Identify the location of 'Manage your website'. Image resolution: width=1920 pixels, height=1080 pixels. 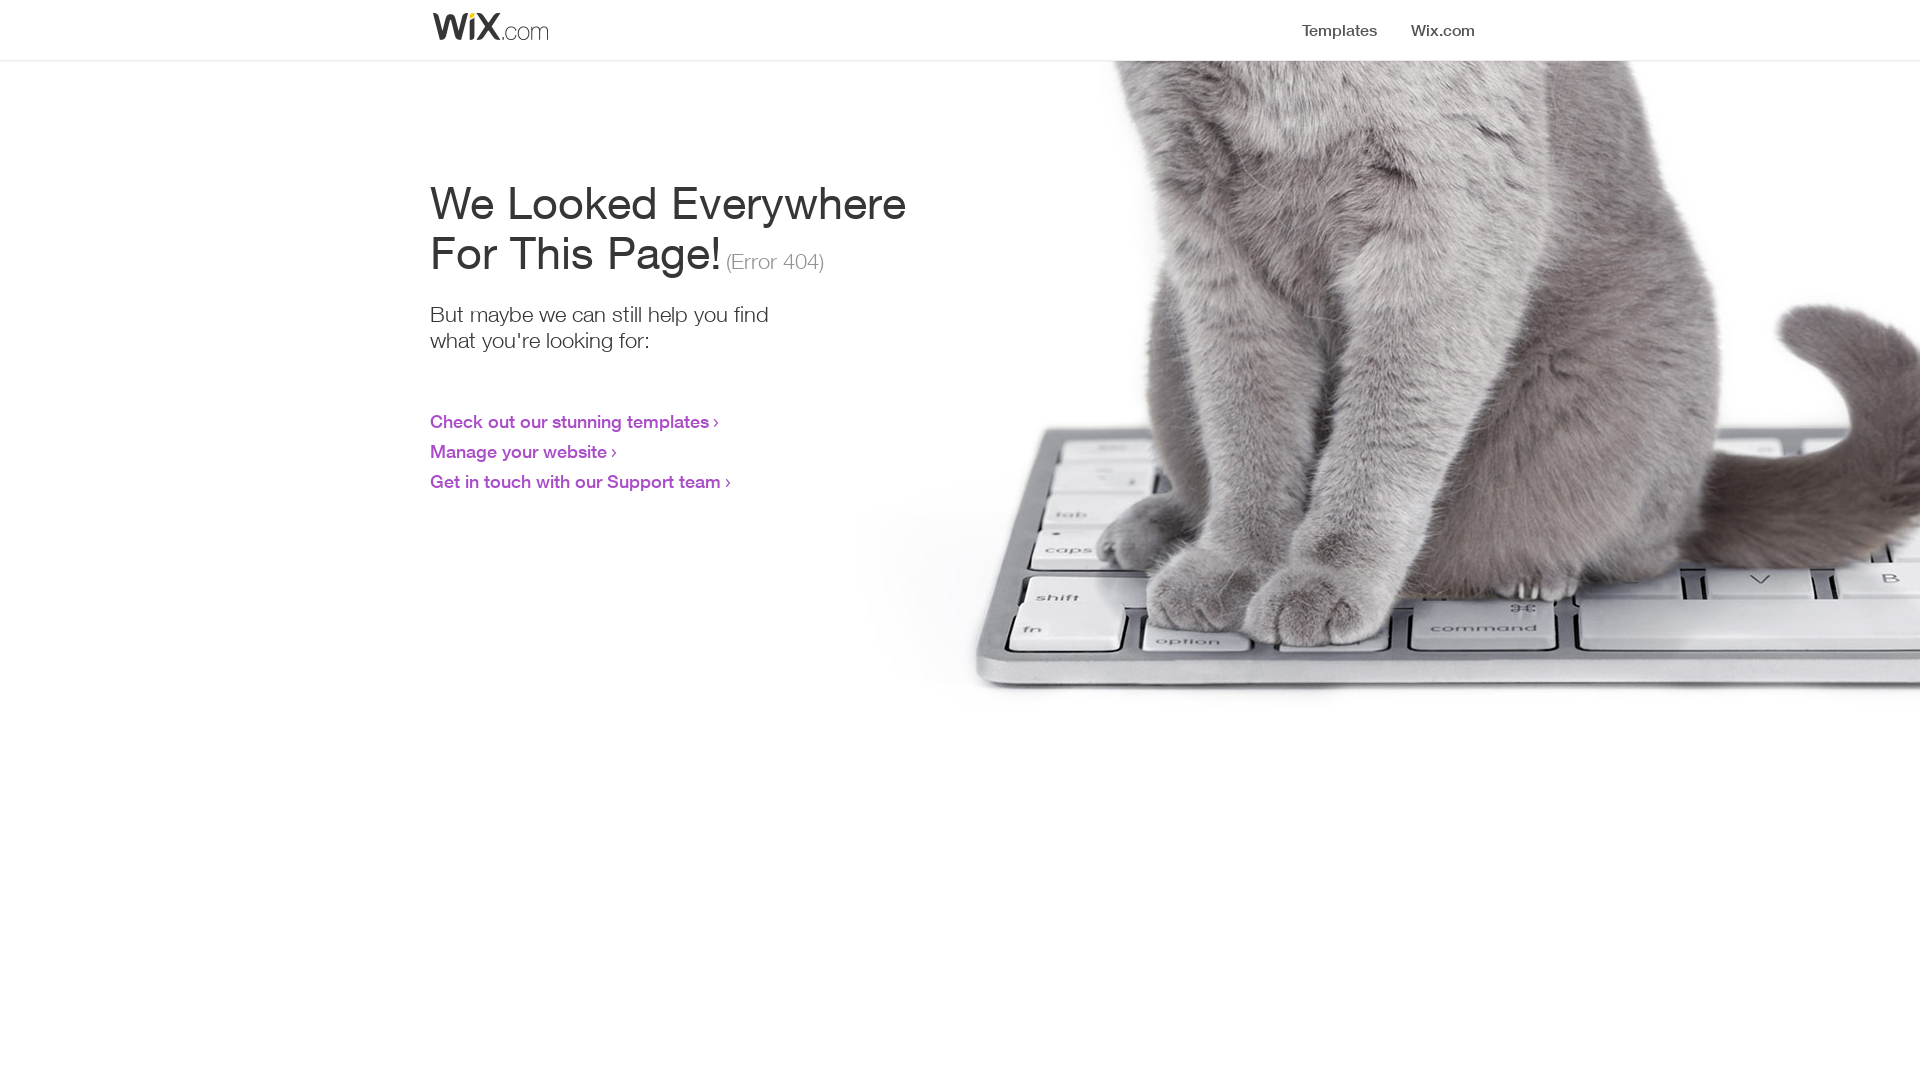
(518, 451).